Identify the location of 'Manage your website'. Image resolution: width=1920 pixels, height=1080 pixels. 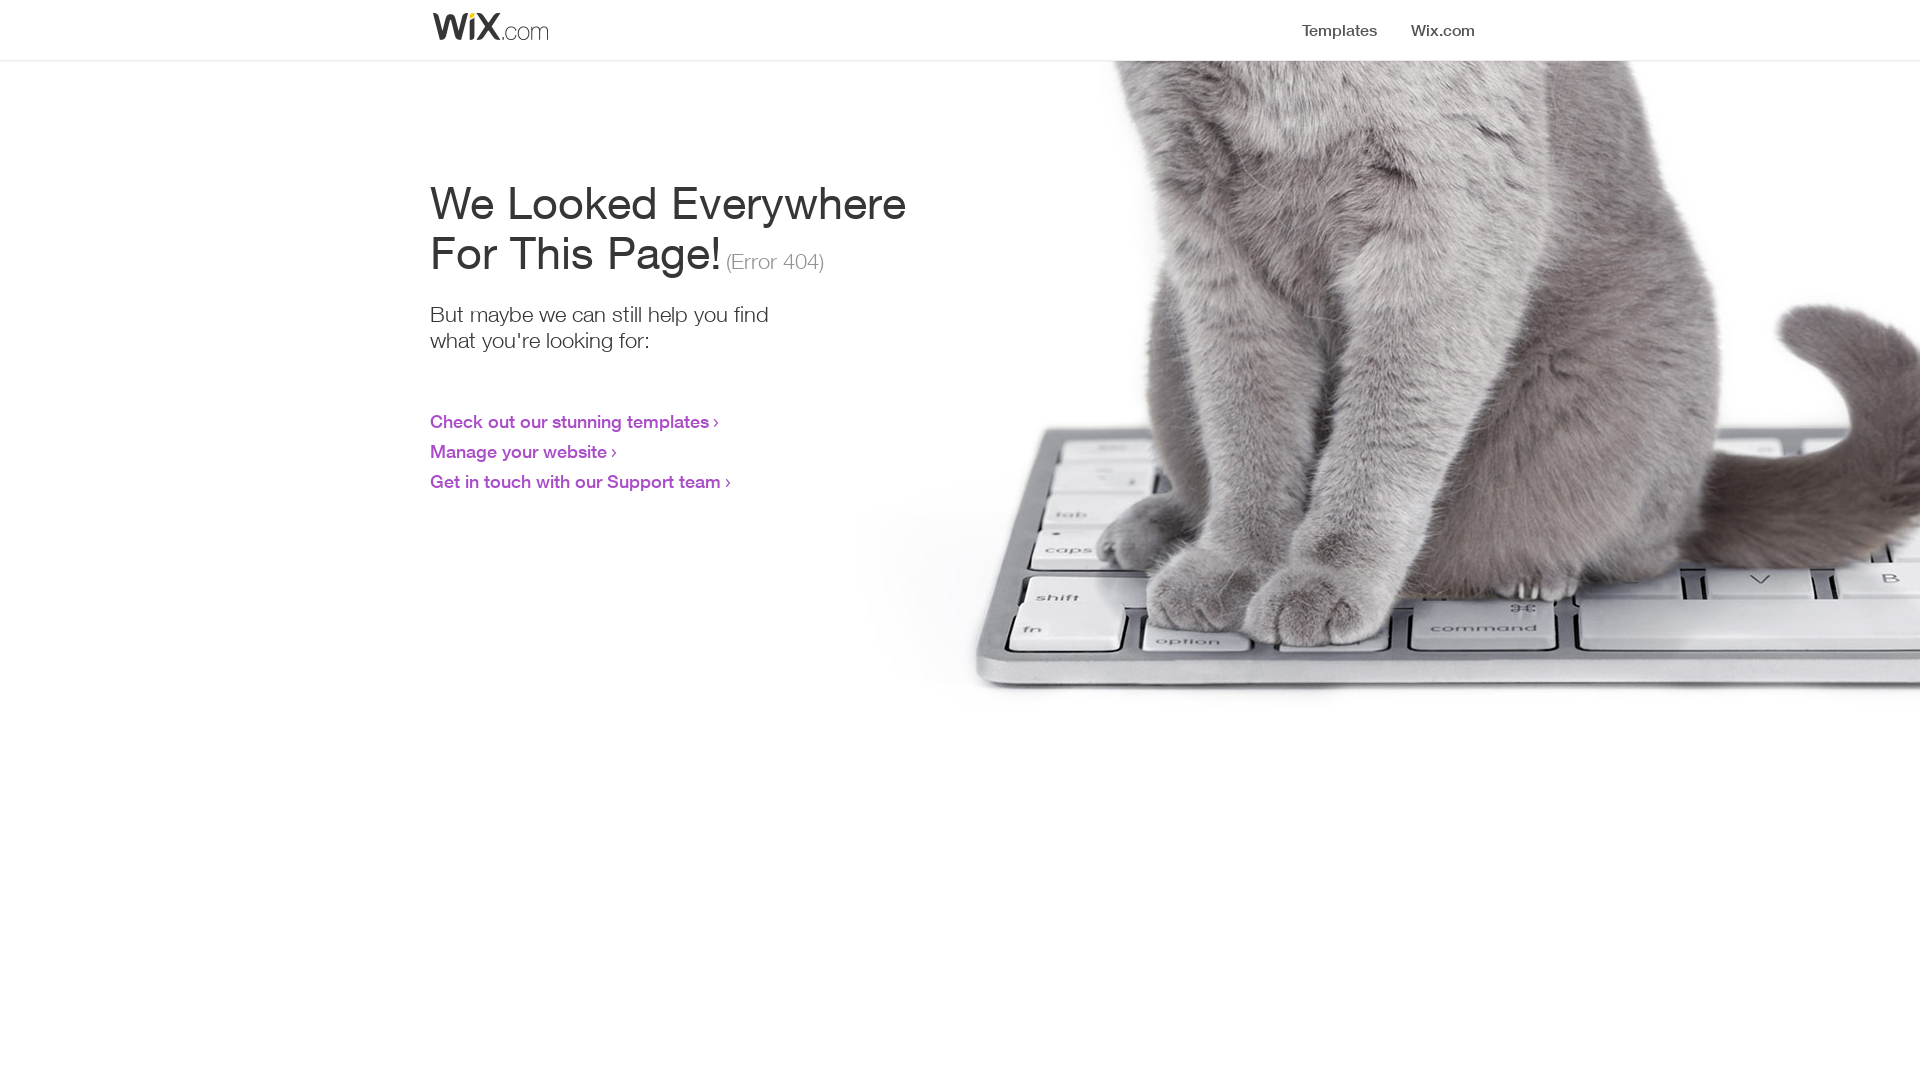
(518, 451).